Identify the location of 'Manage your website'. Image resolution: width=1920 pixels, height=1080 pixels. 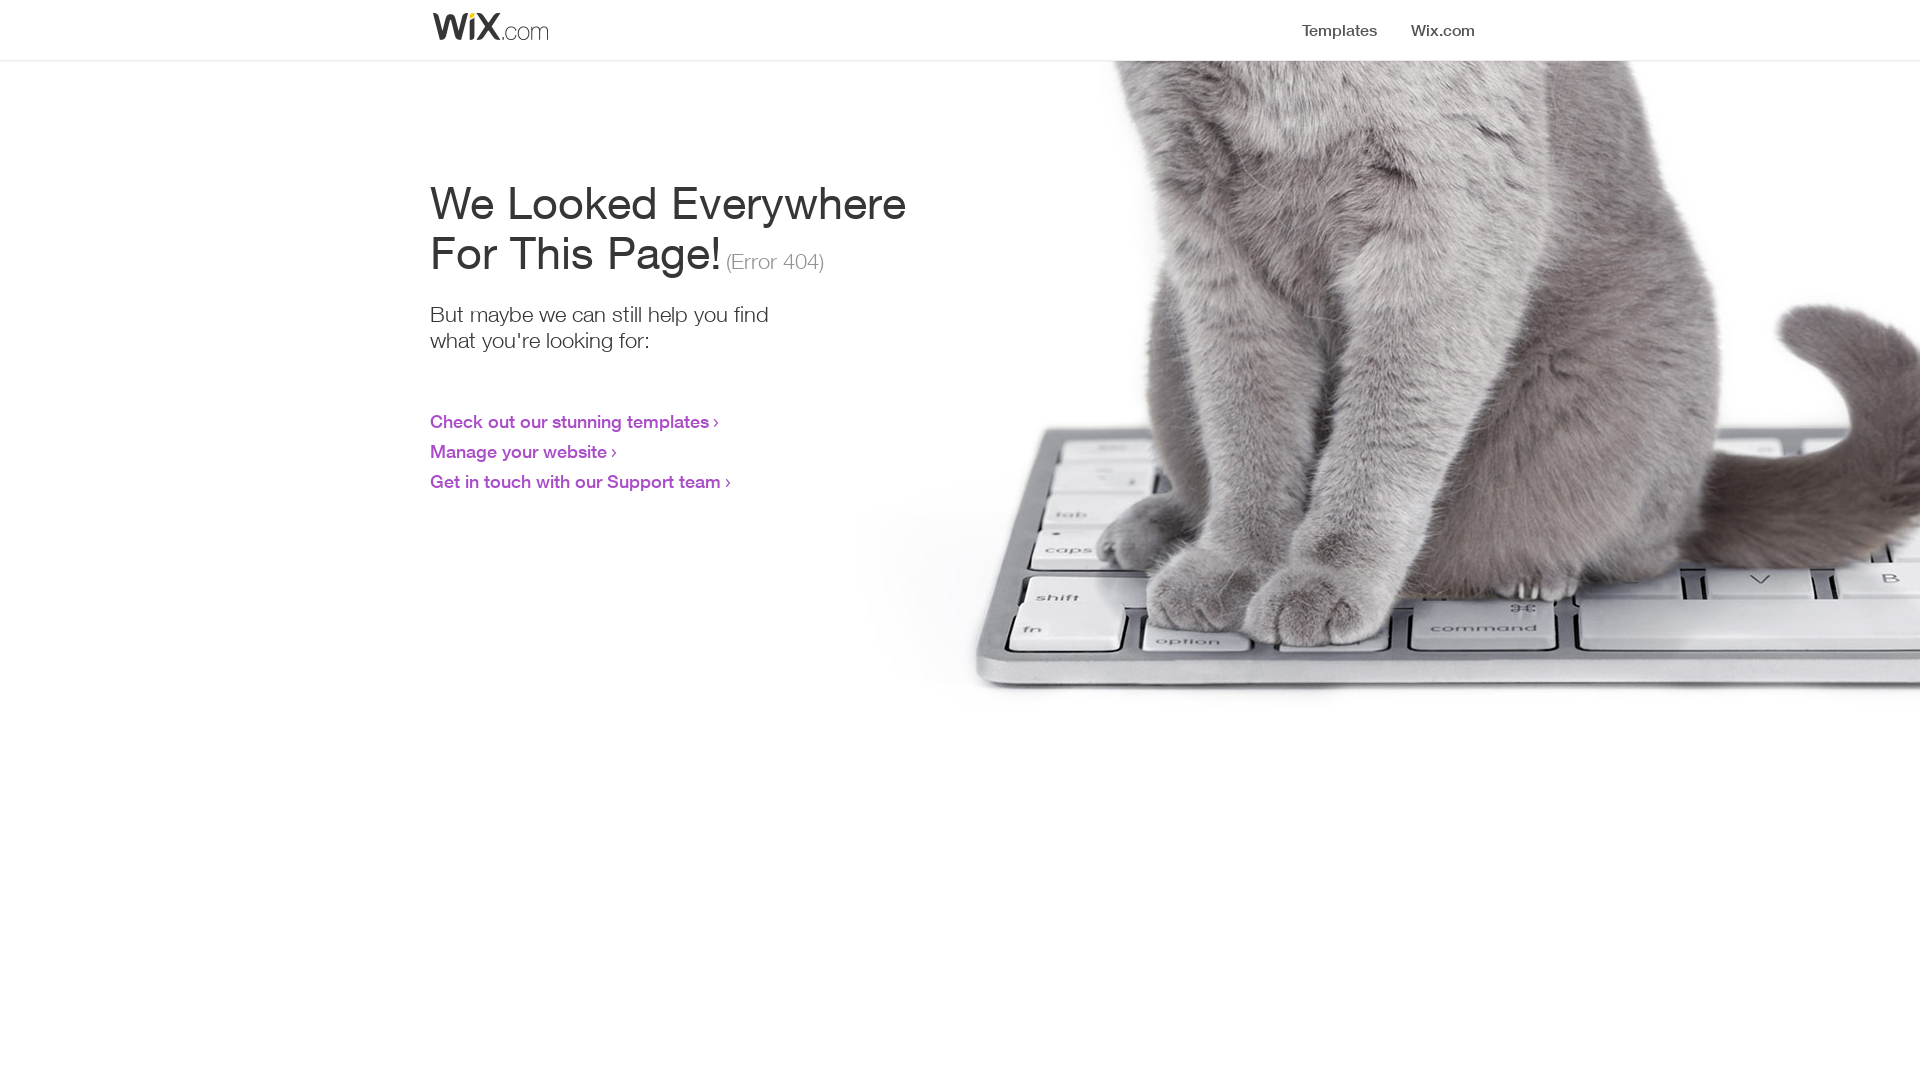
(518, 451).